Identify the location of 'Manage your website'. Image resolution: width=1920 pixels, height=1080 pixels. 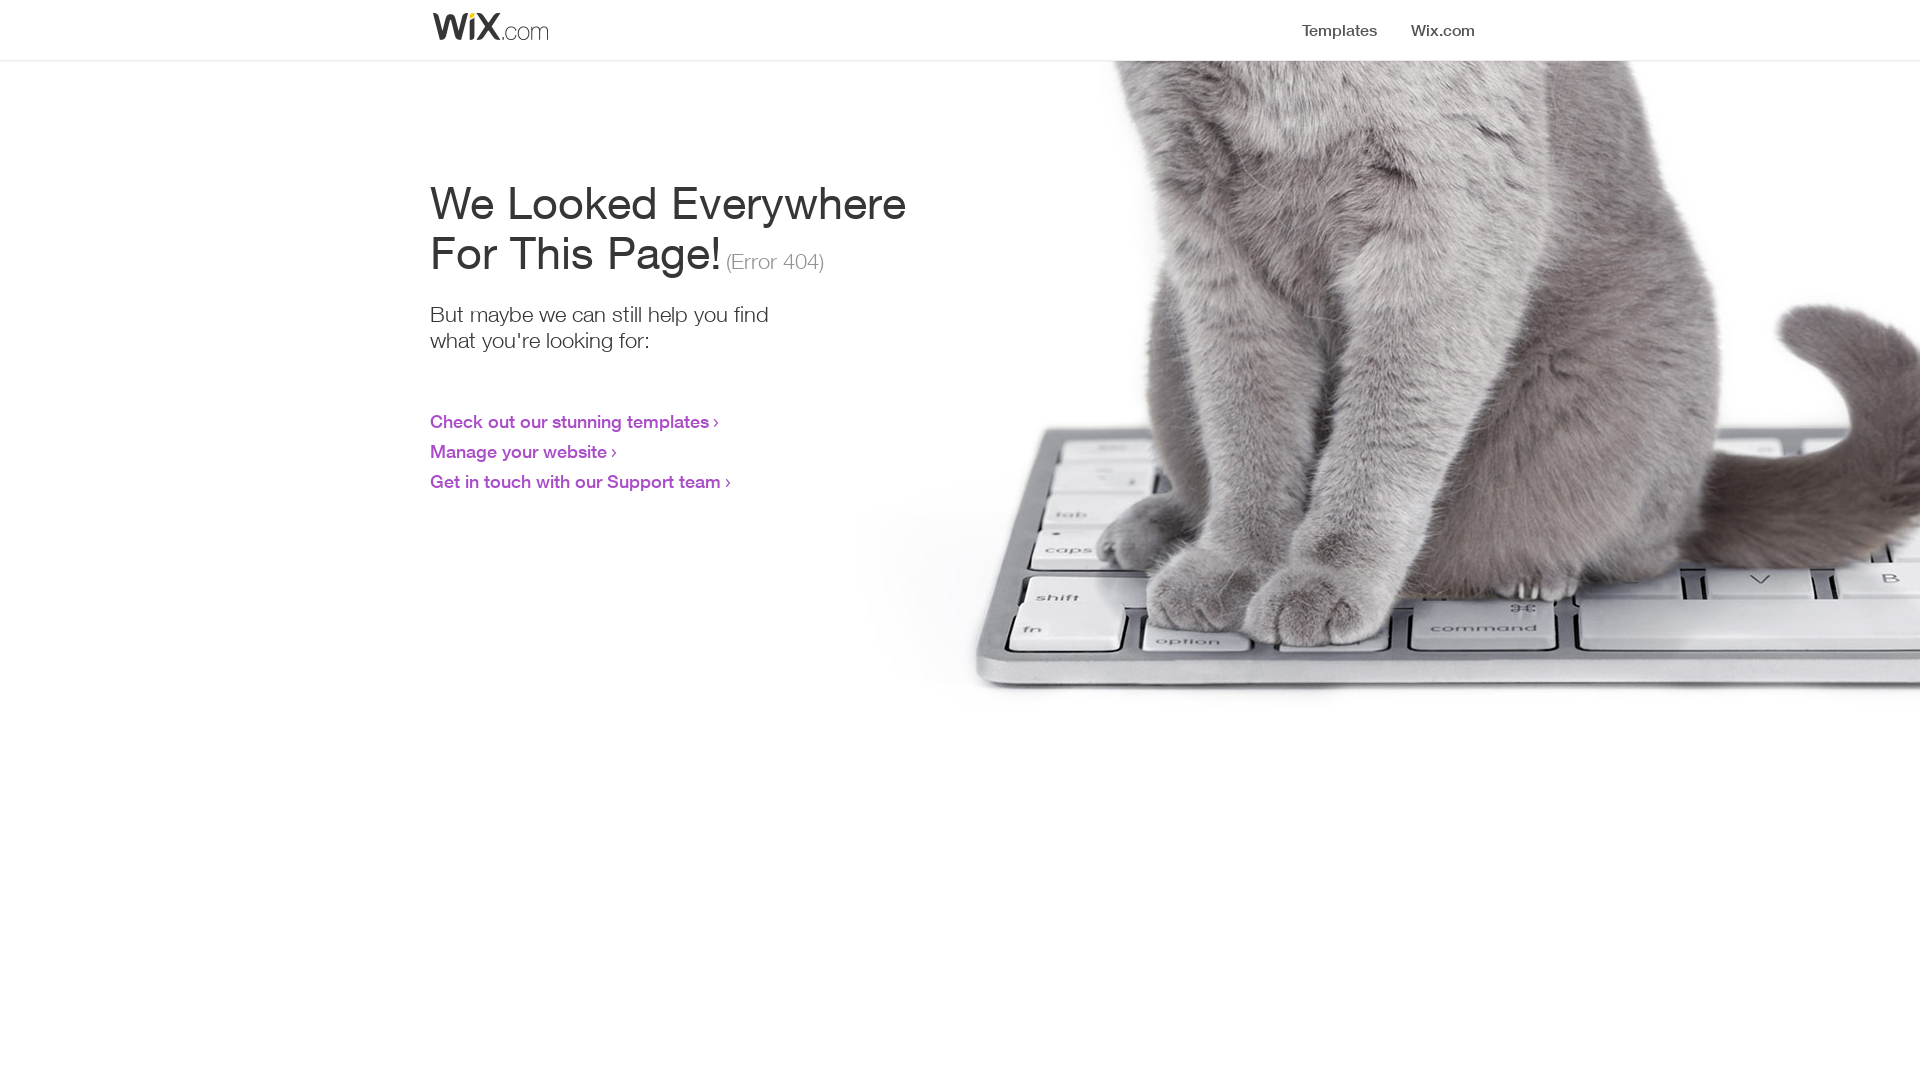
(518, 451).